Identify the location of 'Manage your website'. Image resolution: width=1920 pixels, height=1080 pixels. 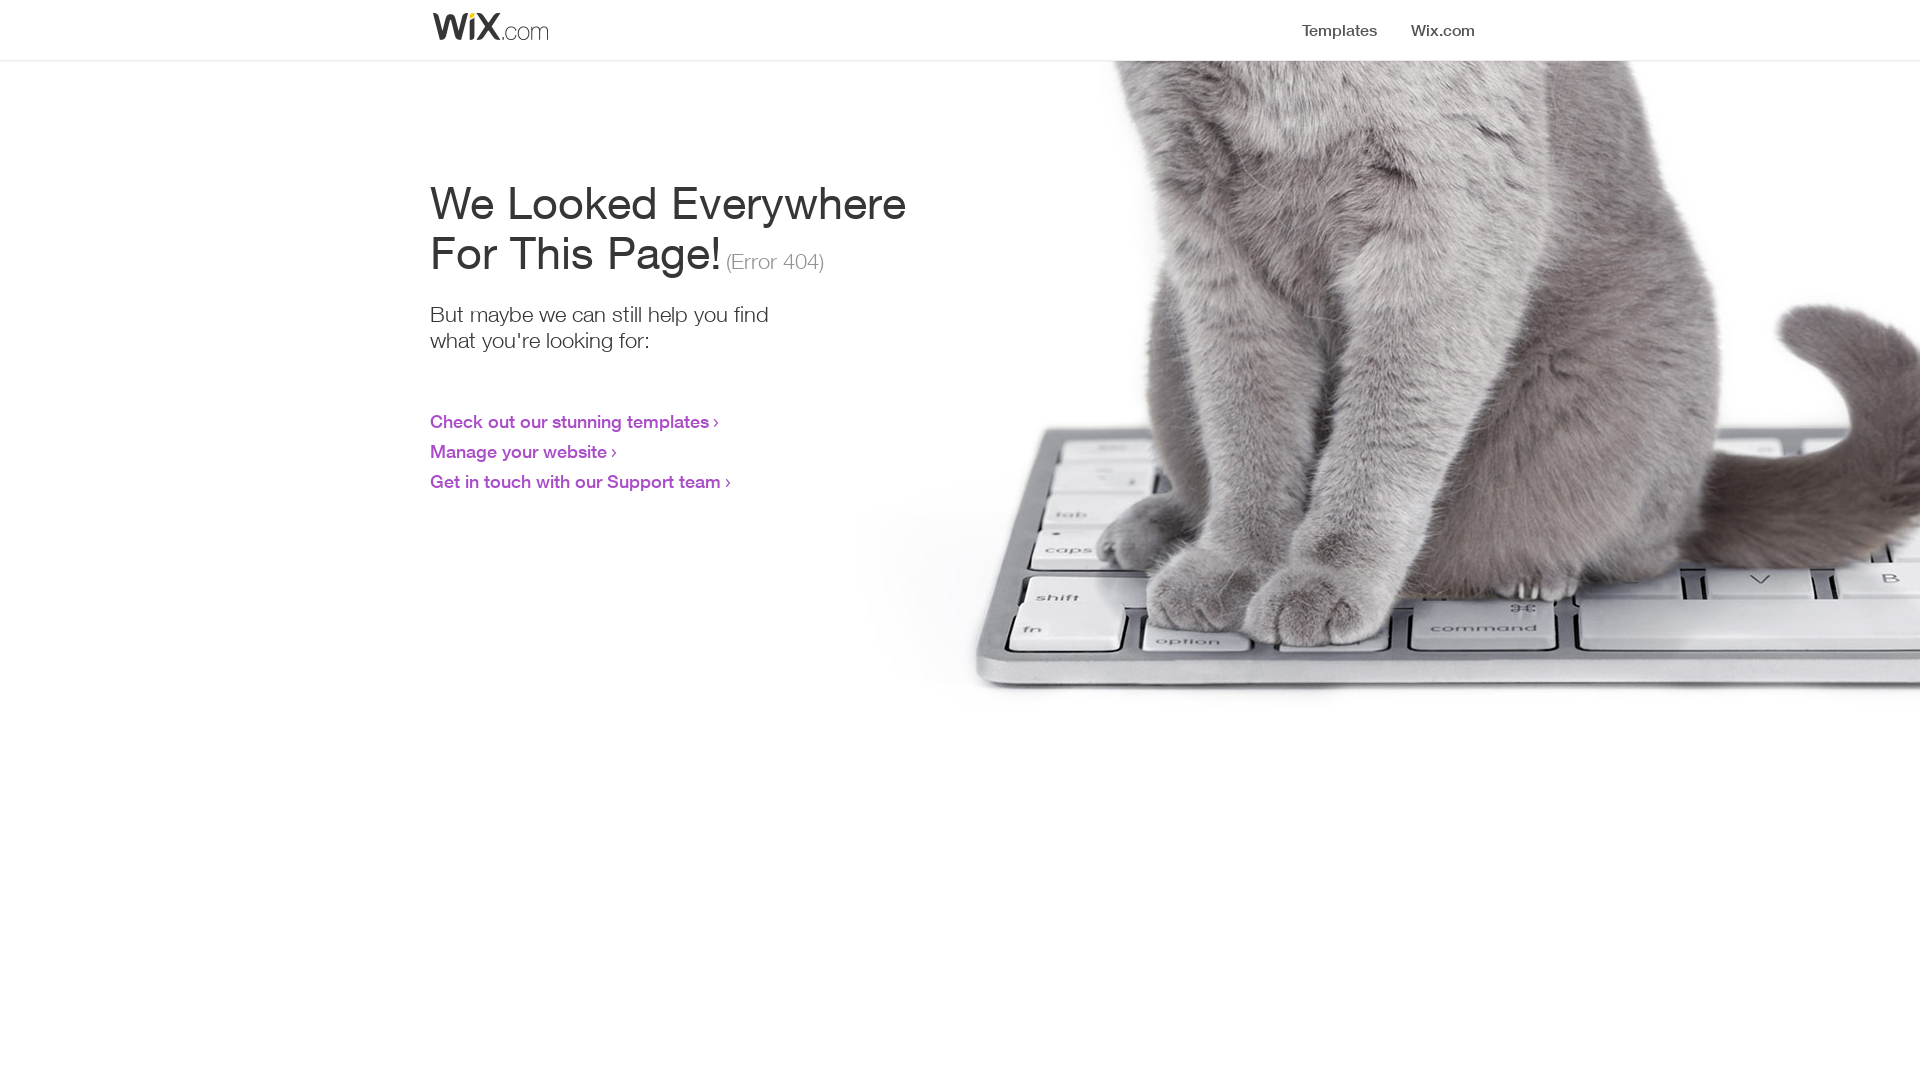
(518, 451).